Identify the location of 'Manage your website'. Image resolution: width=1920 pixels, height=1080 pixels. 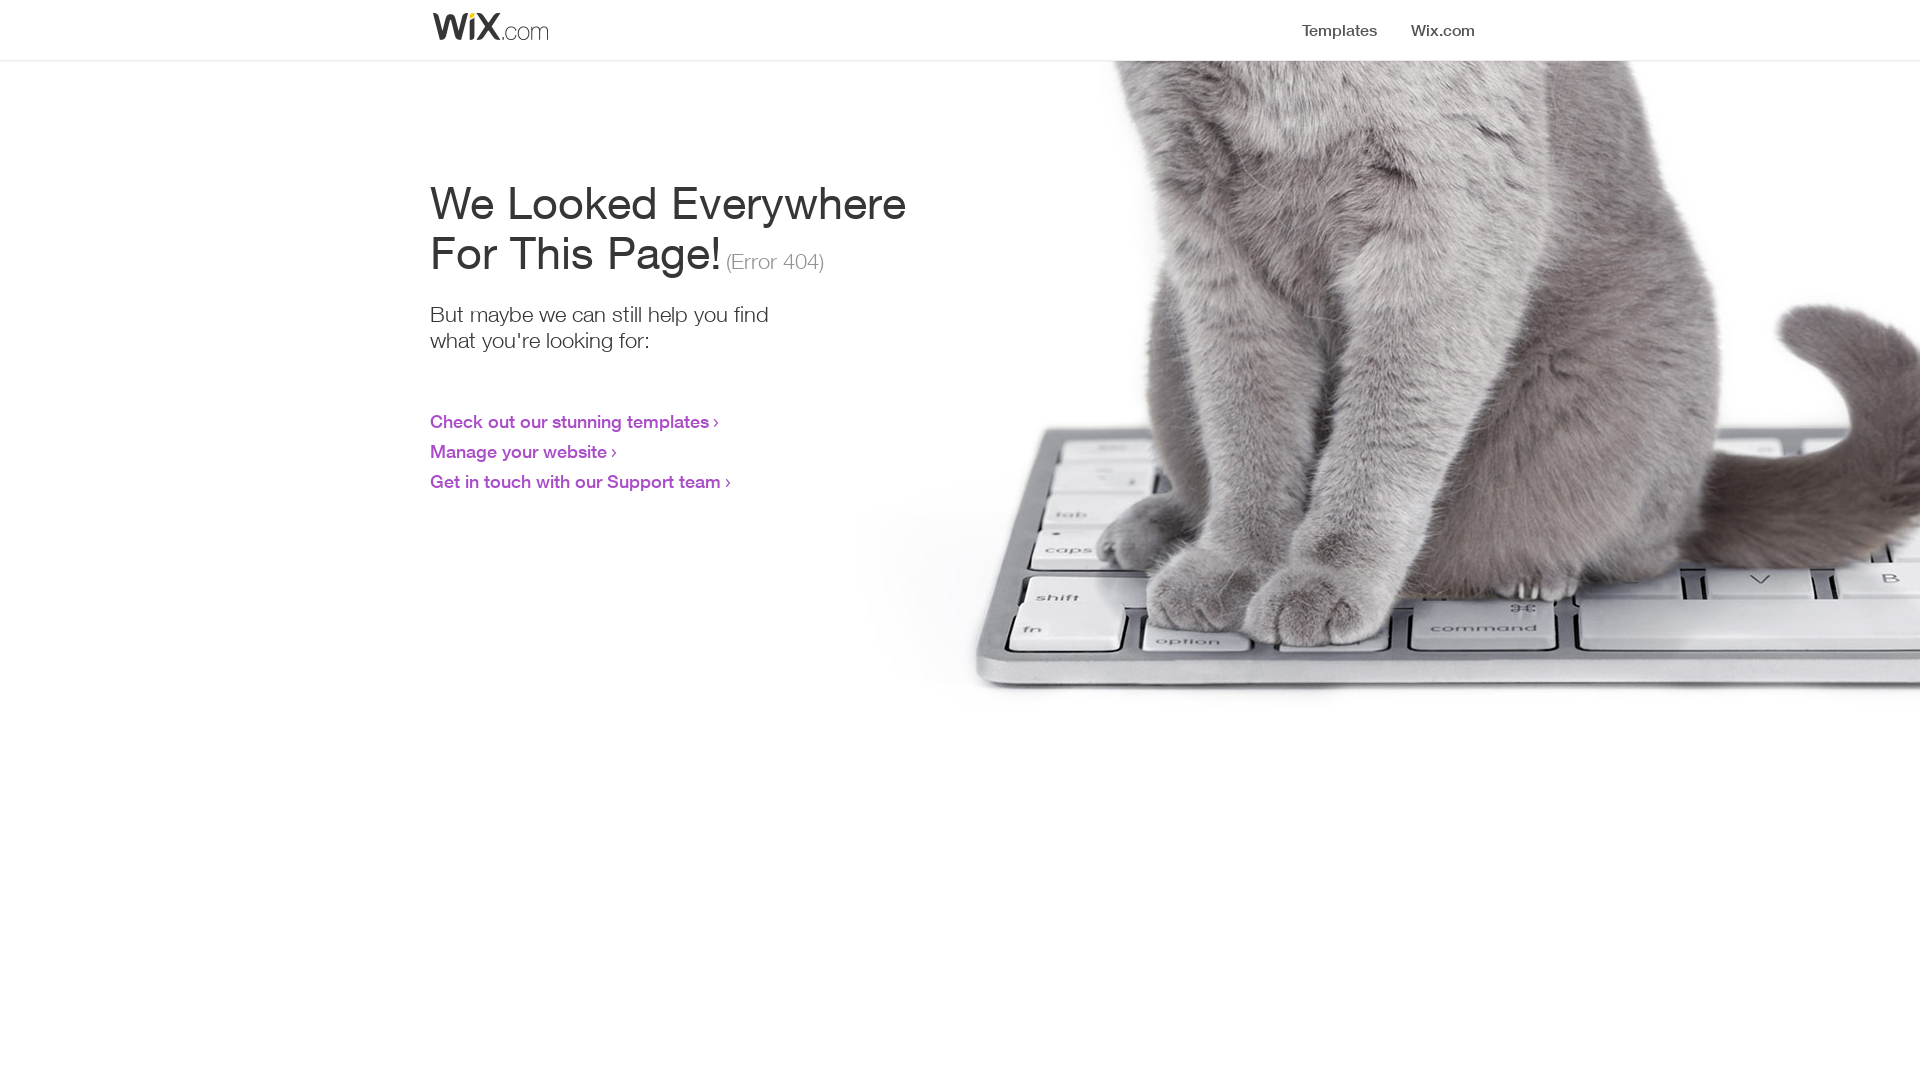
(518, 451).